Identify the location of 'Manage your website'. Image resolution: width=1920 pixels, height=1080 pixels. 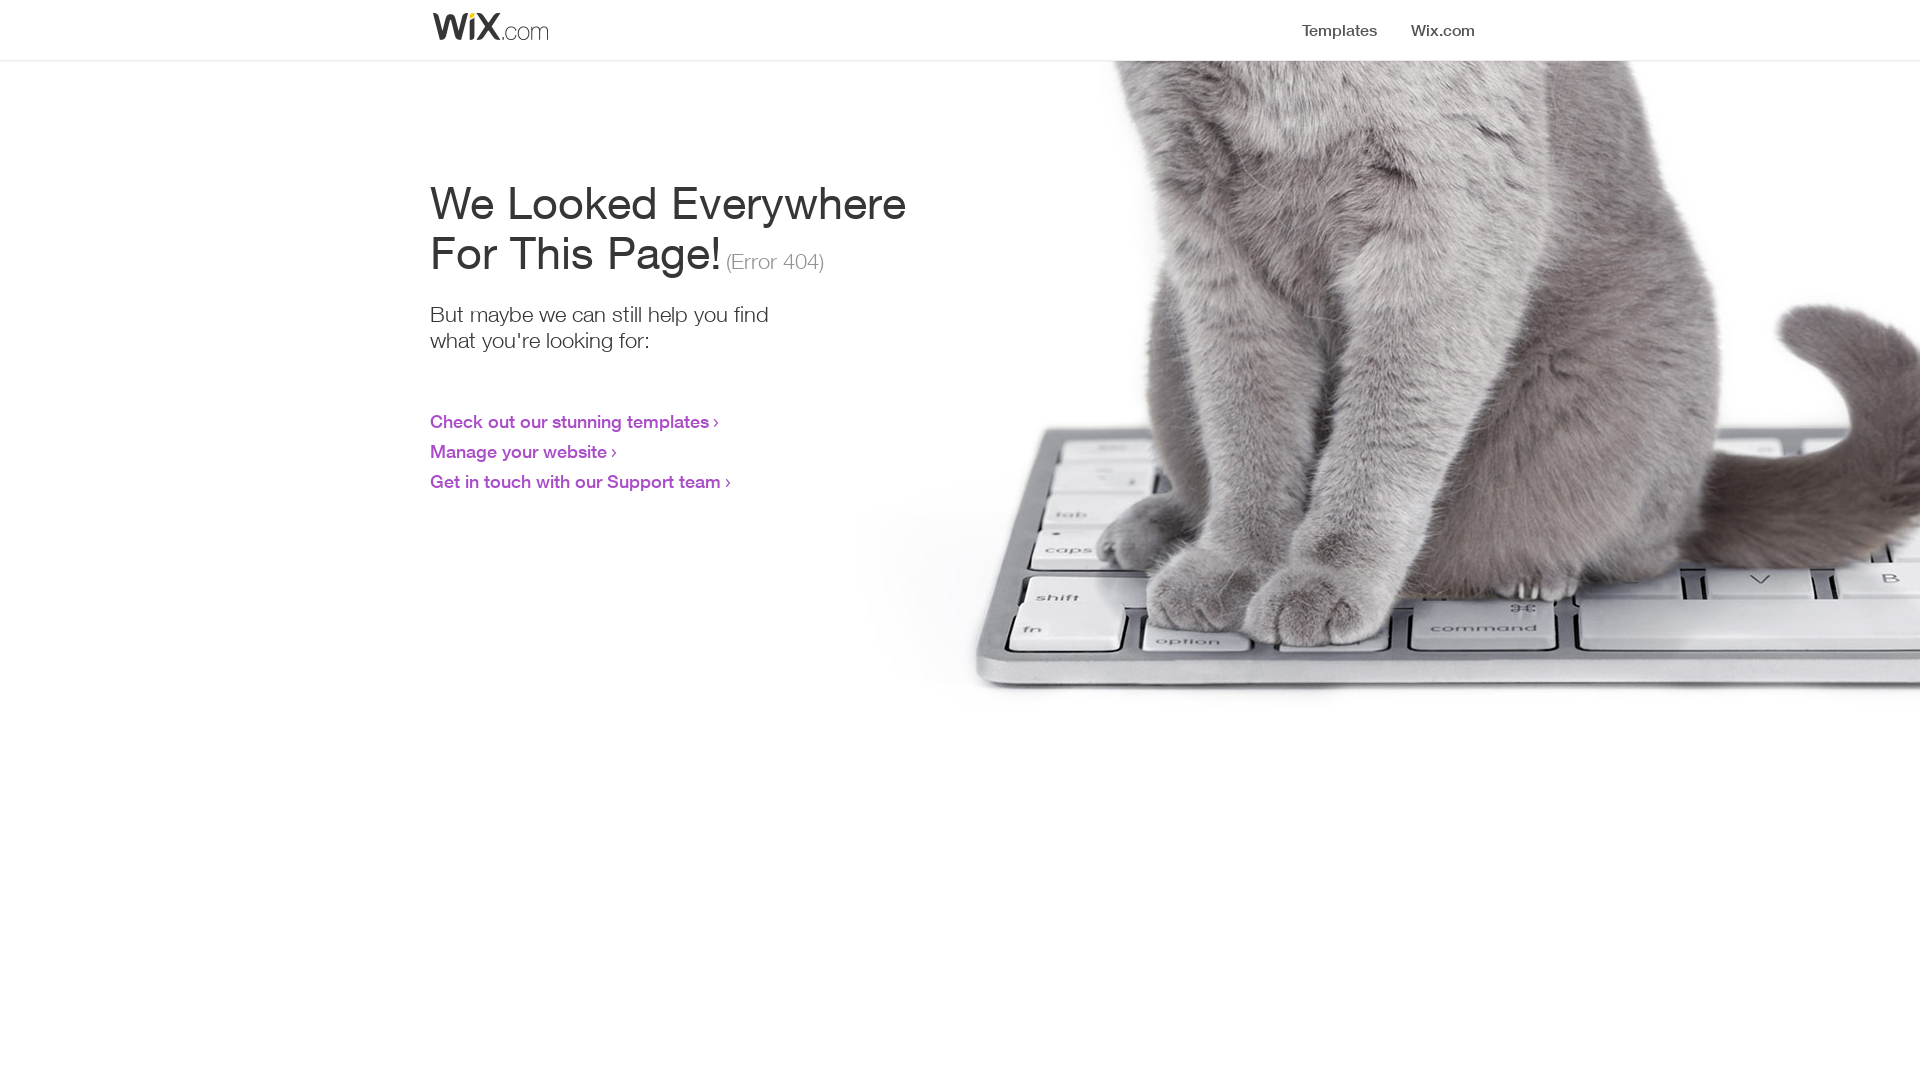
(518, 451).